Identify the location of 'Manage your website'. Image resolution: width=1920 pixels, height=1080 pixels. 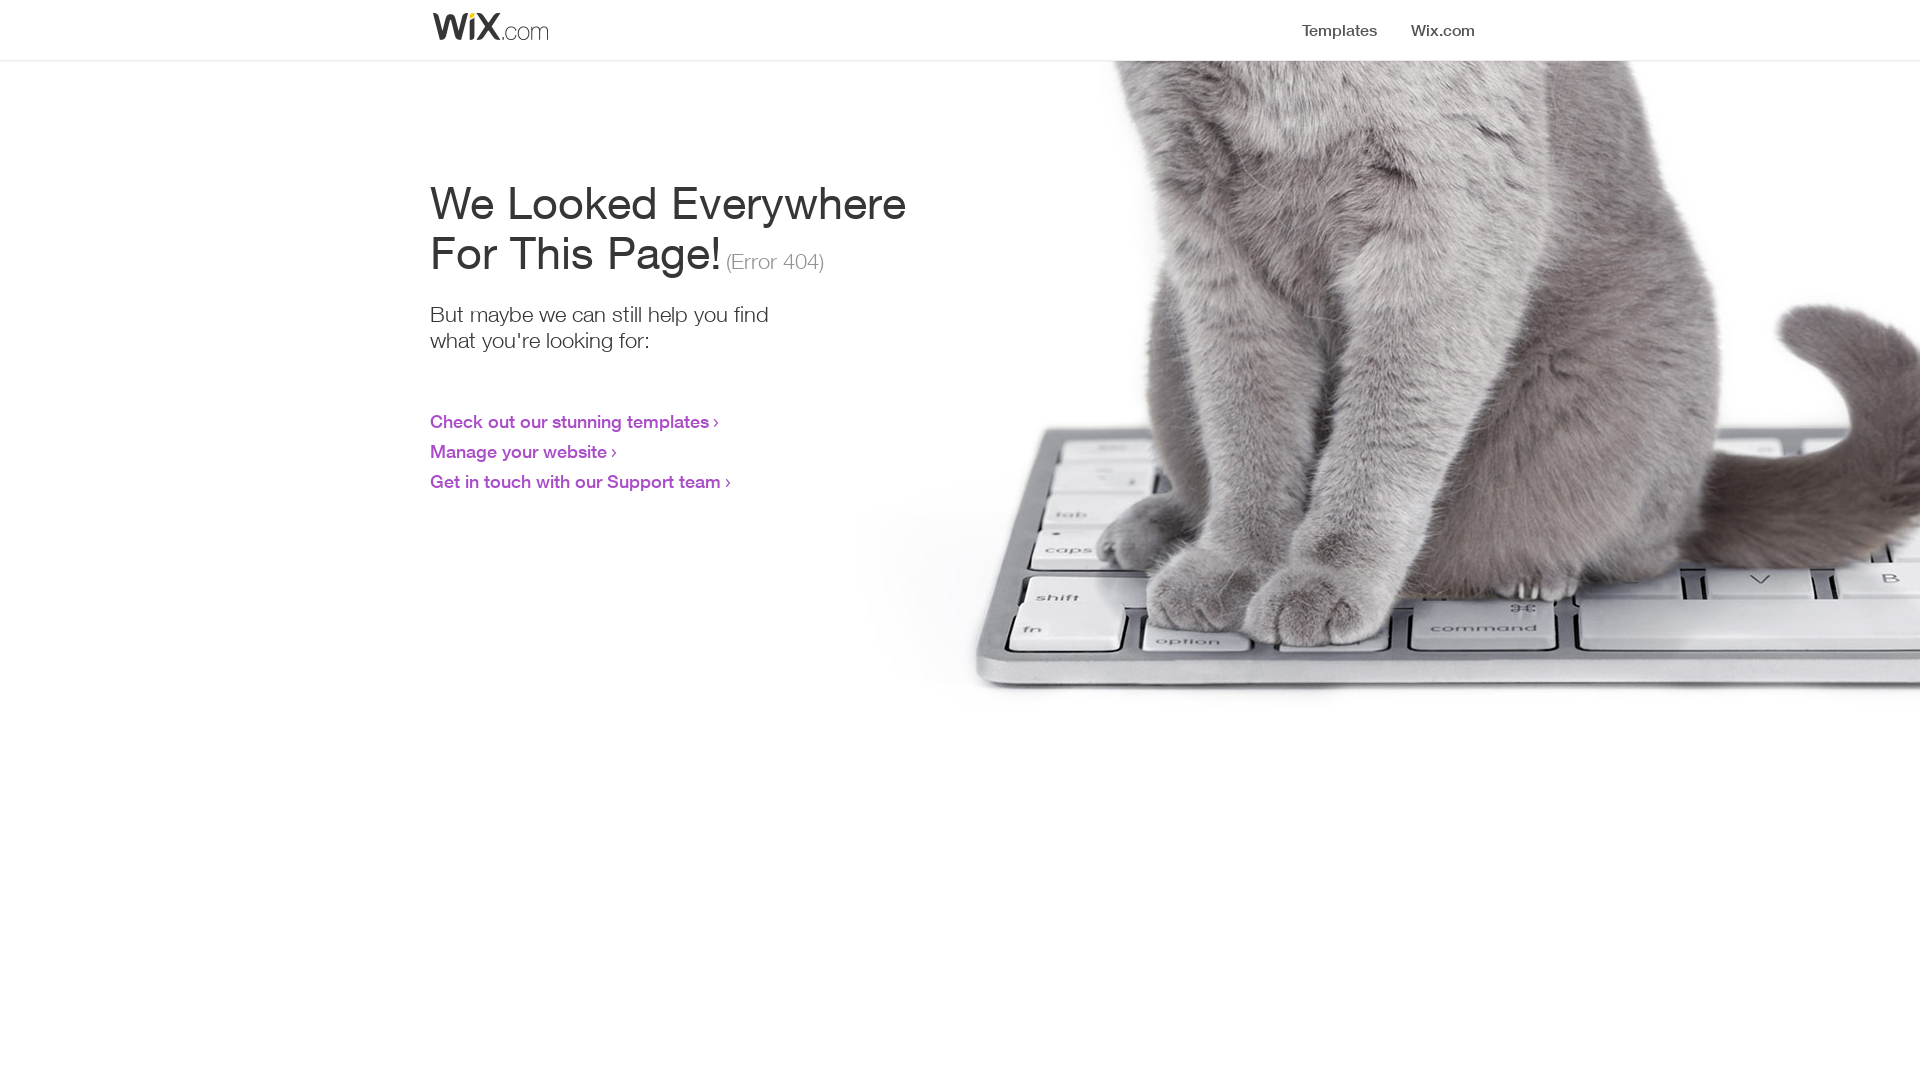
(518, 451).